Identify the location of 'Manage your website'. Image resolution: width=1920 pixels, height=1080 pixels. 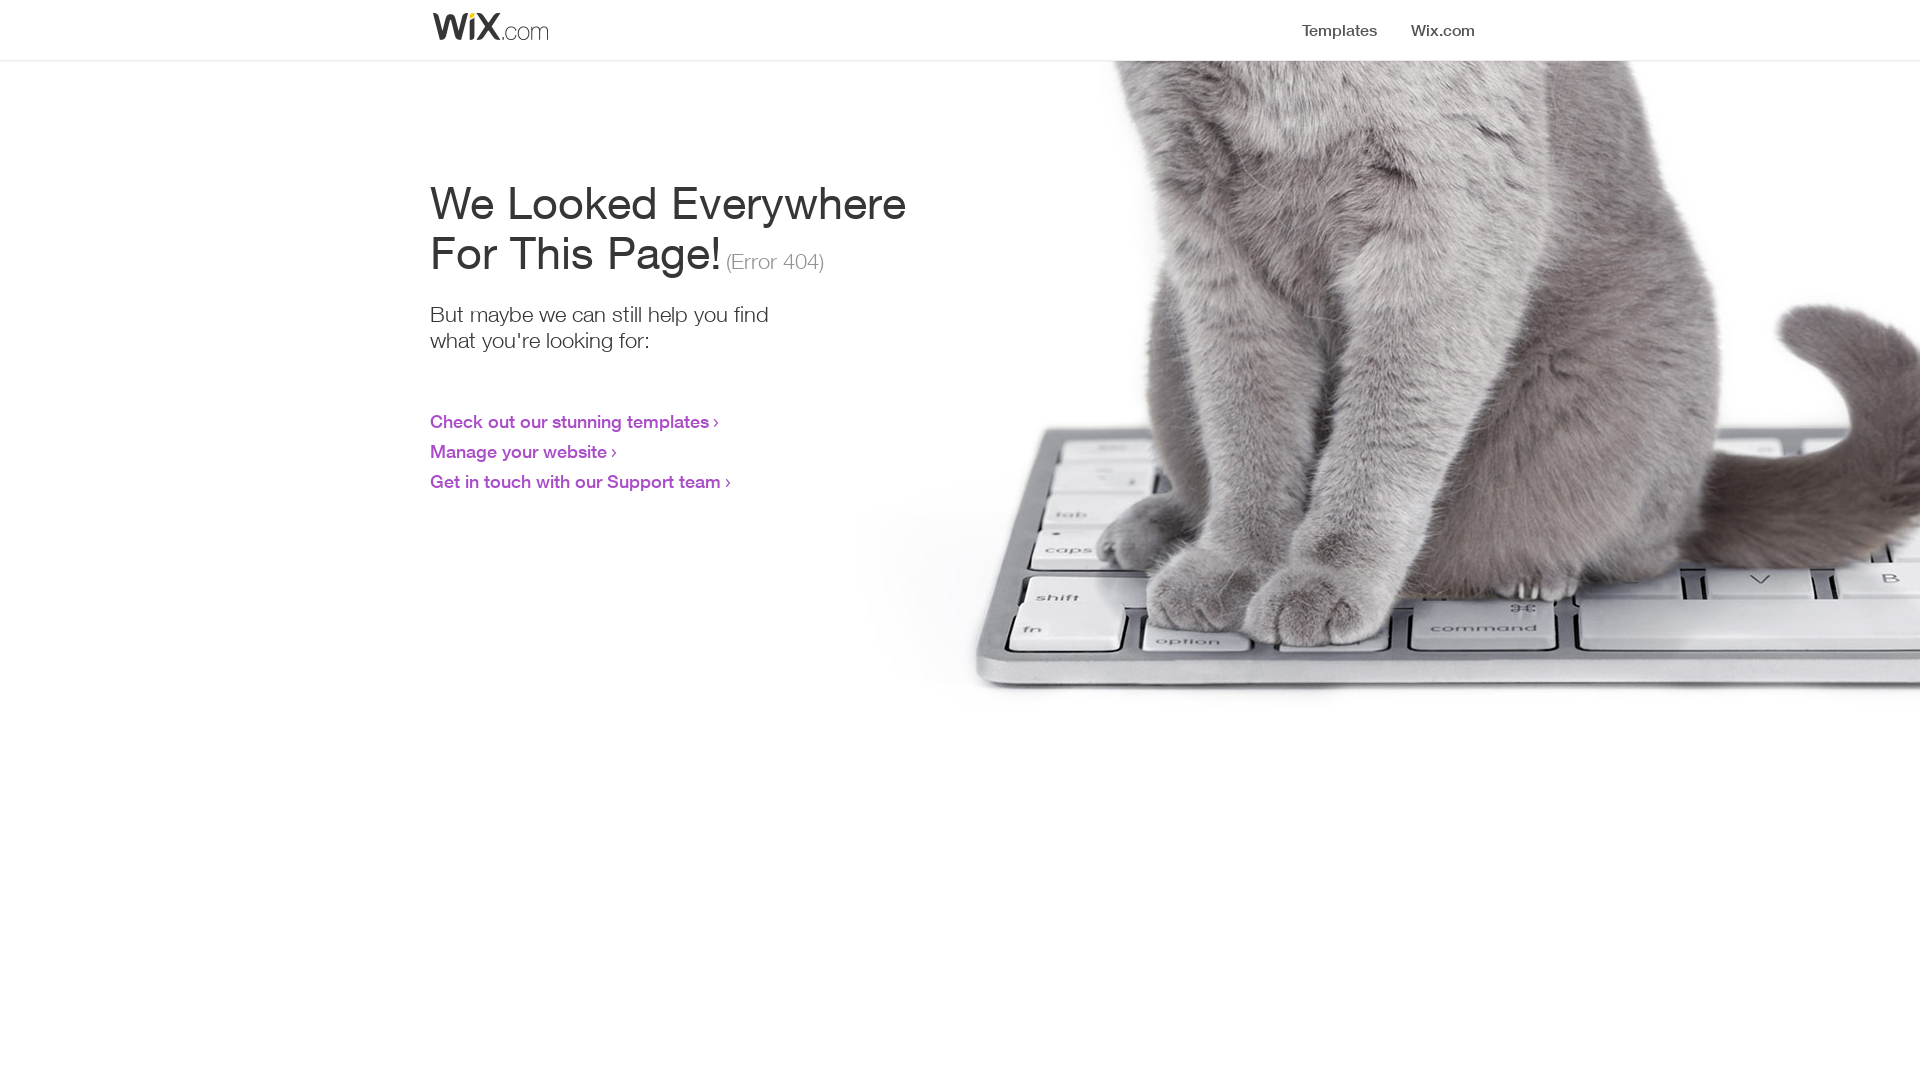
(518, 451).